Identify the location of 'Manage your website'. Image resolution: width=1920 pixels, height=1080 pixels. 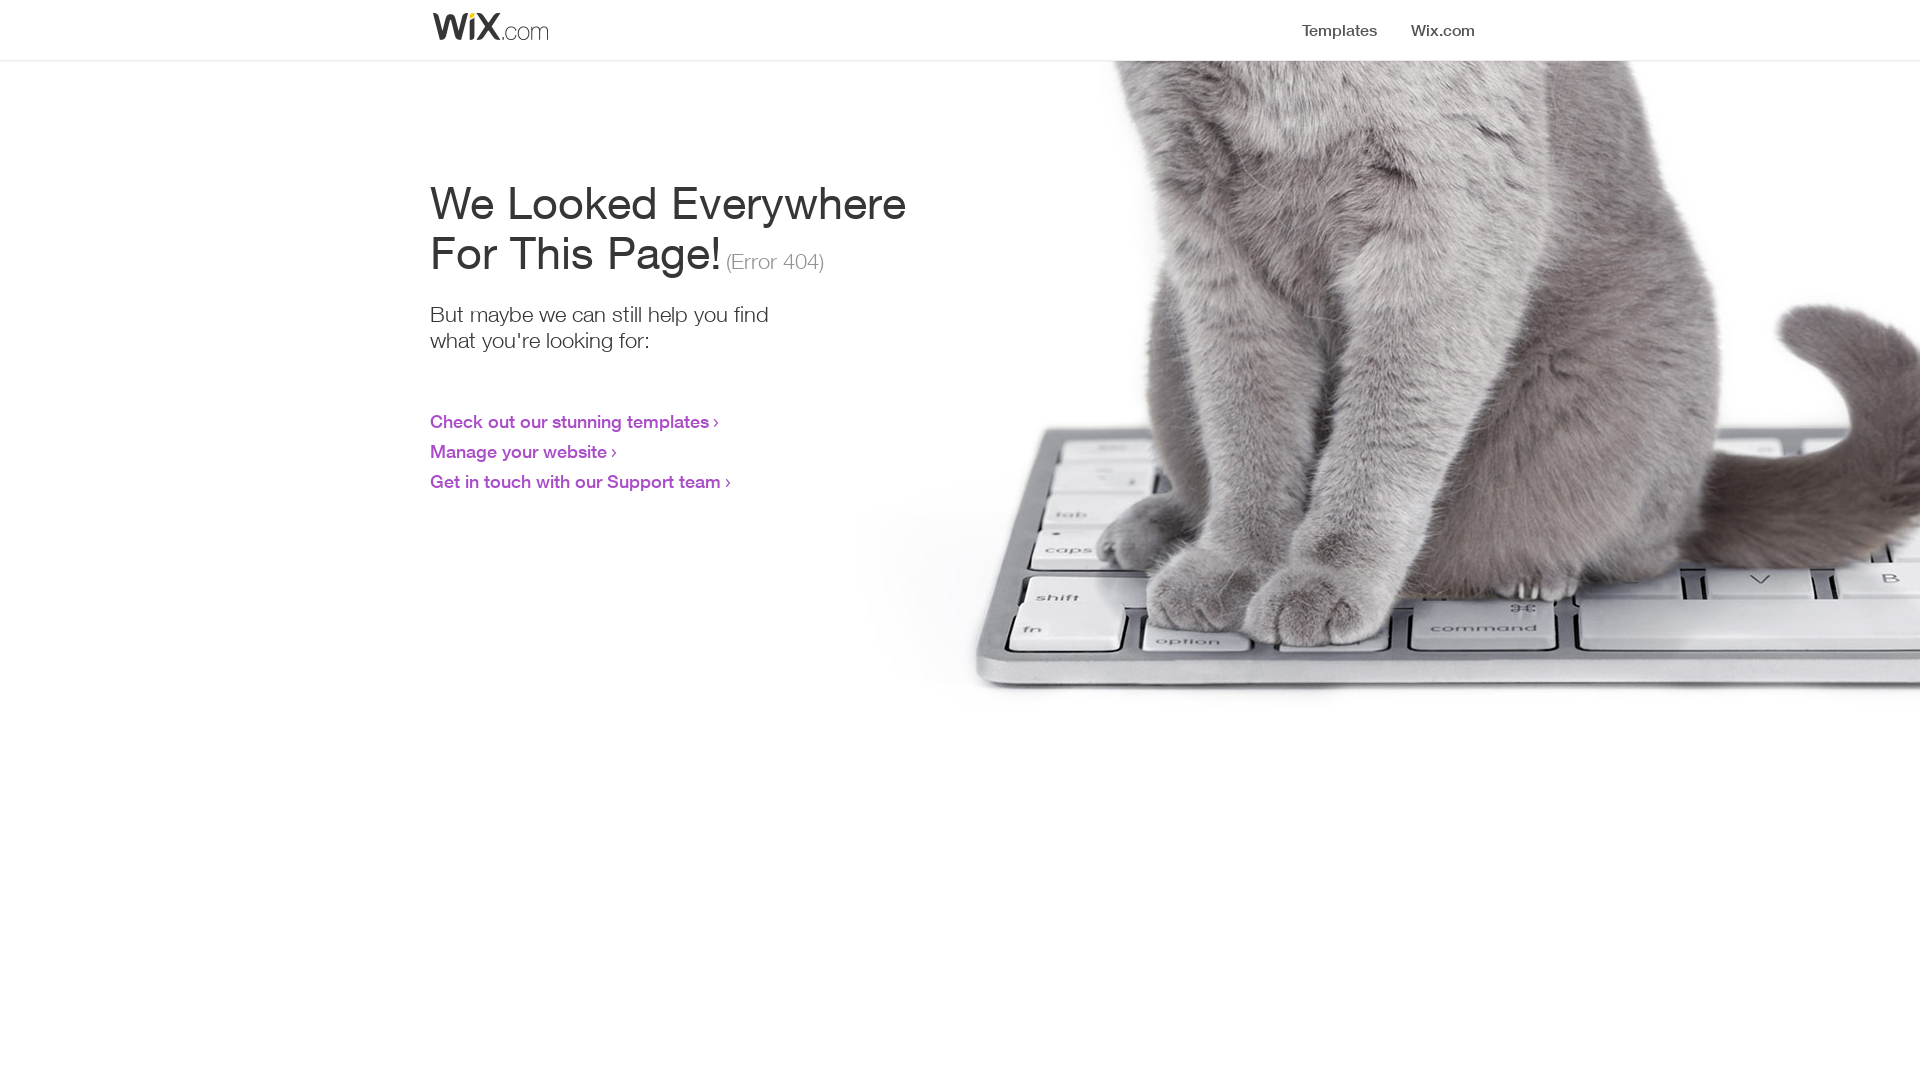
(518, 451).